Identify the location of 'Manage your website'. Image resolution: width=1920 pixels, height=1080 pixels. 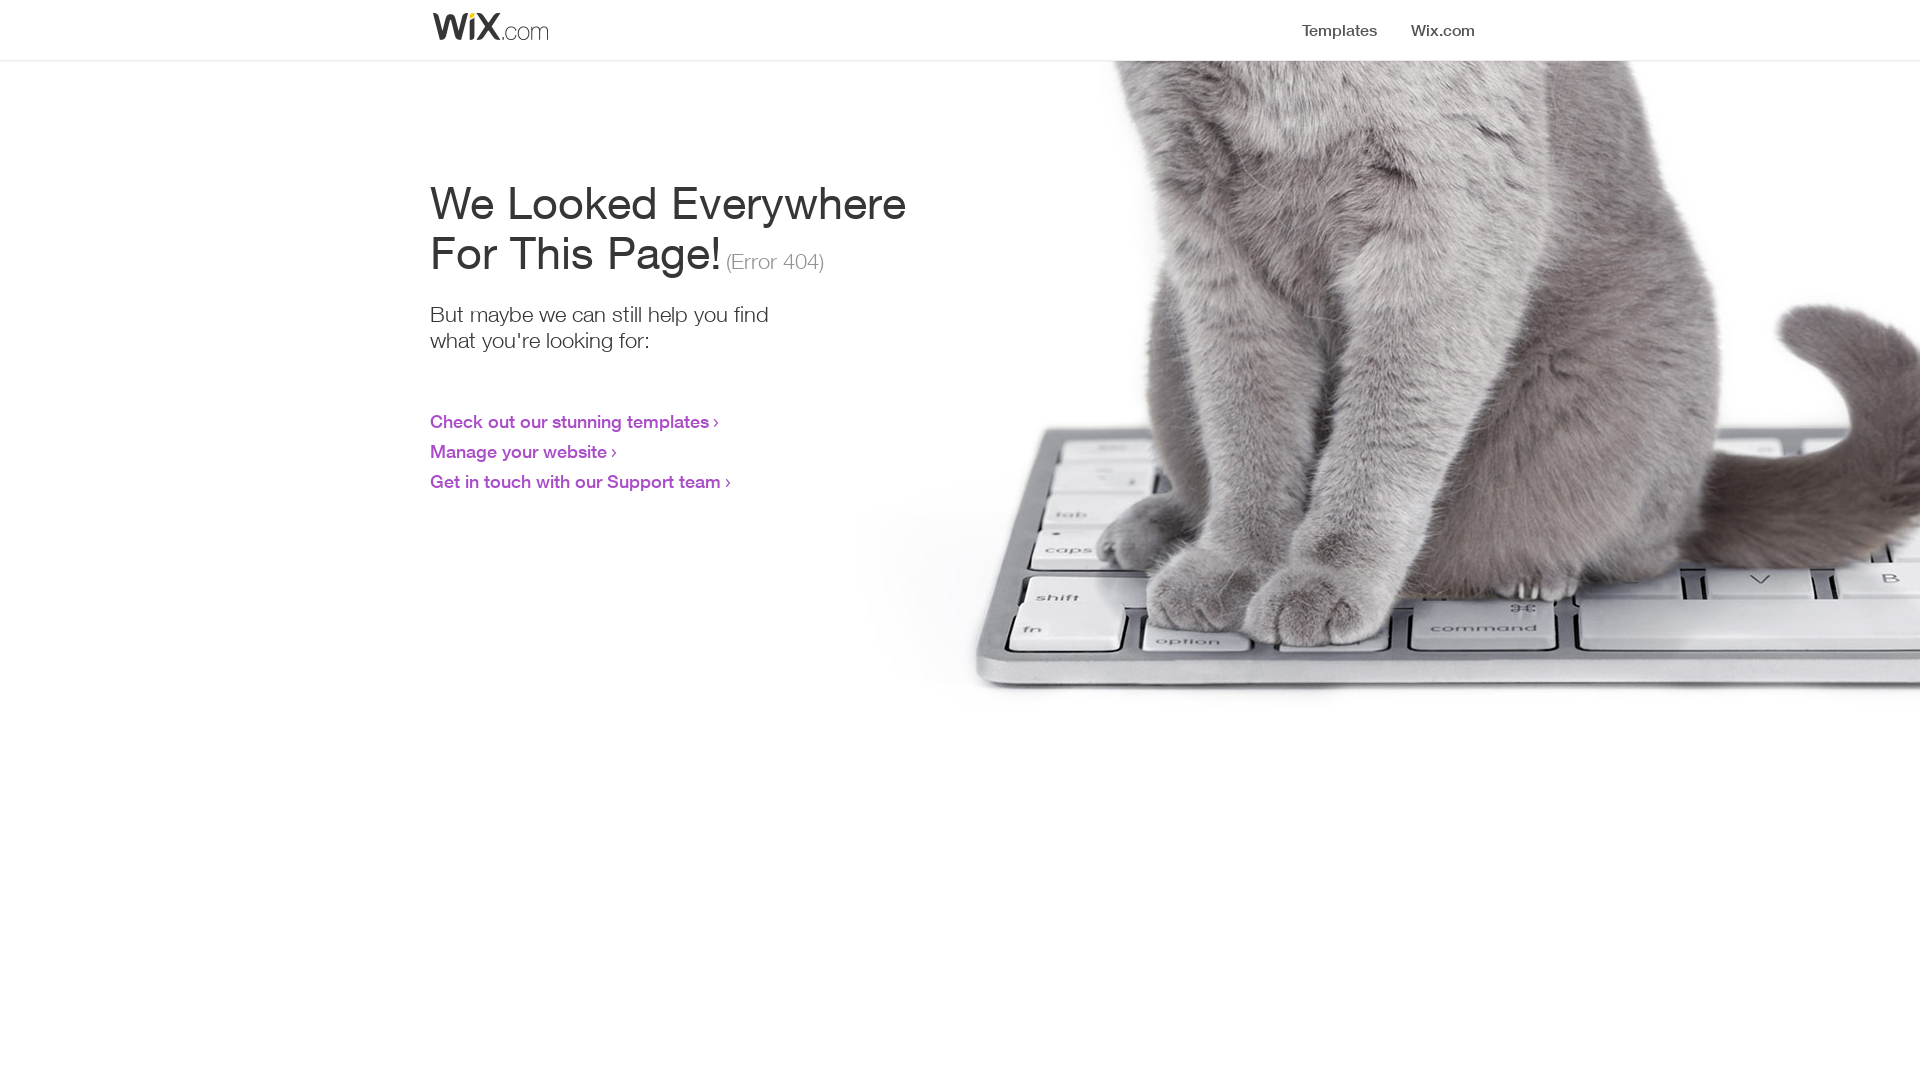
(518, 451).